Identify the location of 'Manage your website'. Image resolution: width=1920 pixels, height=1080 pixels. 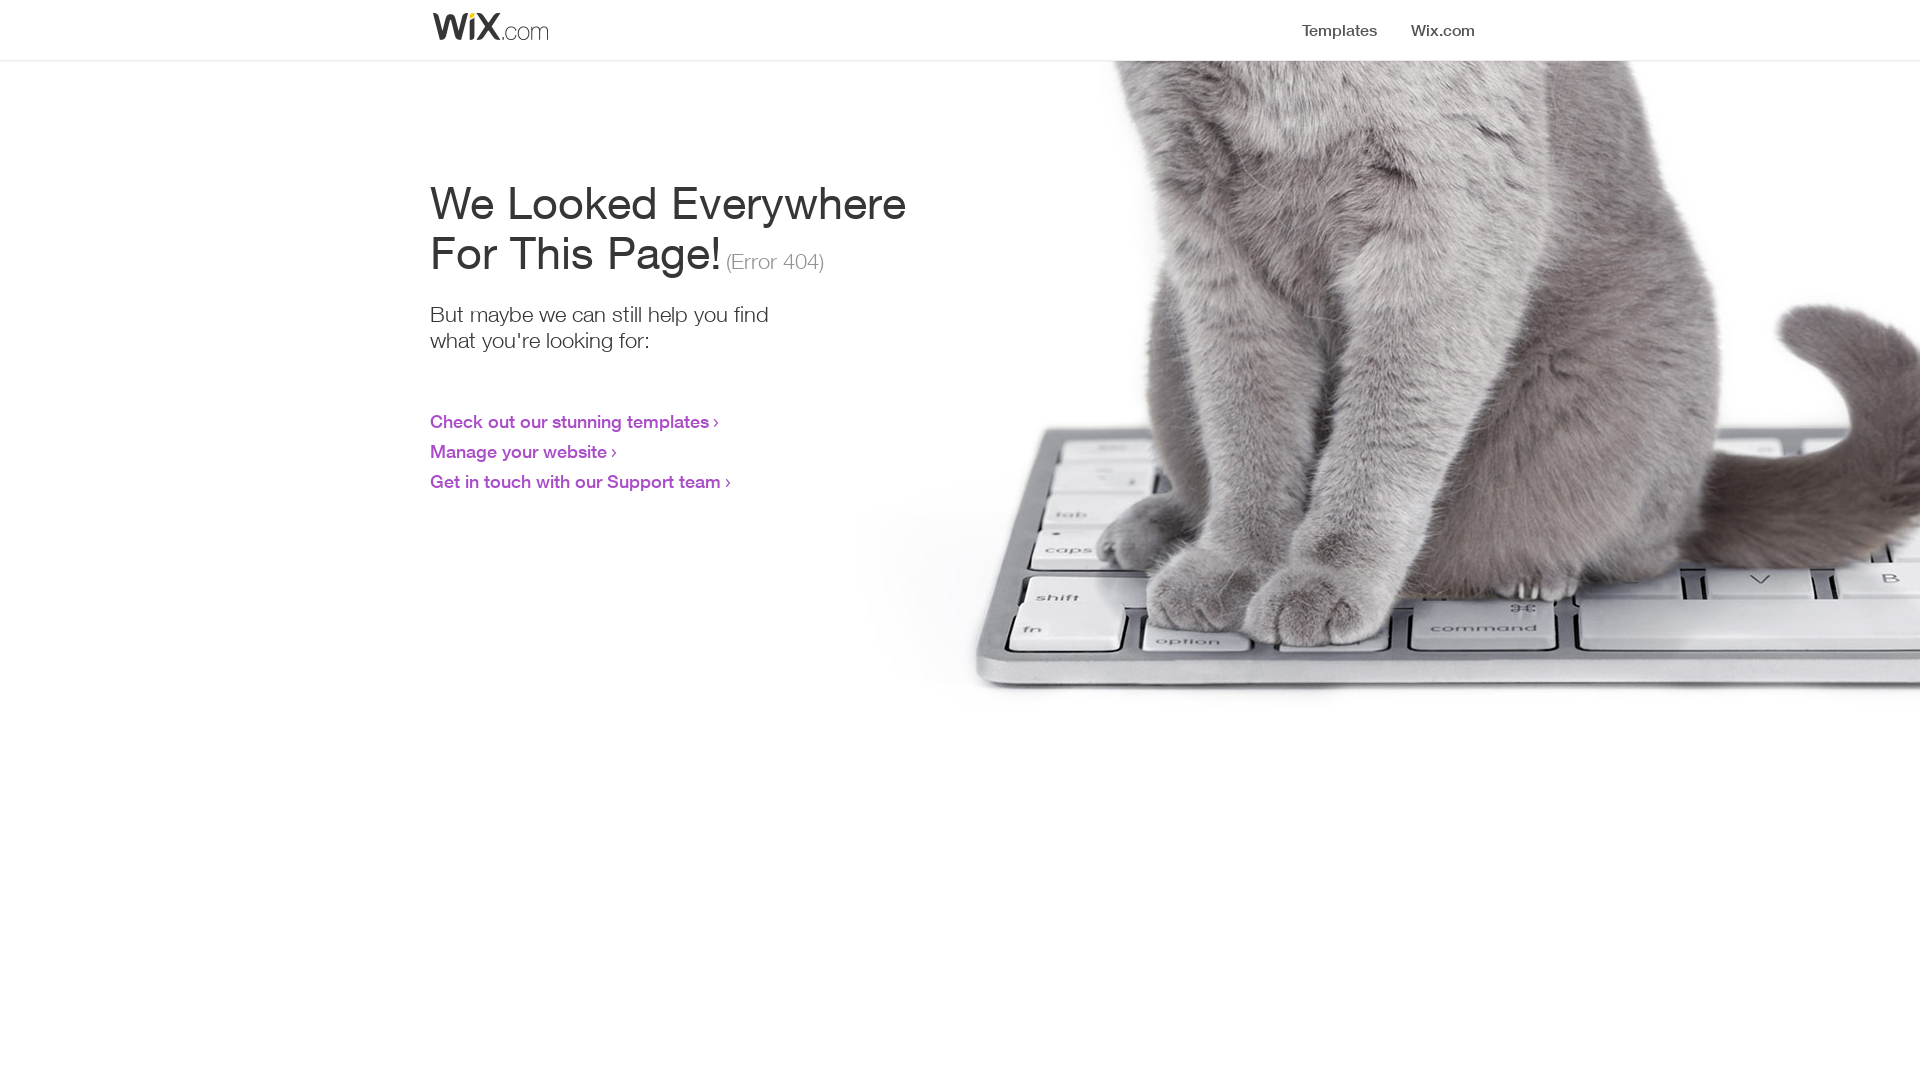
(518, 451).